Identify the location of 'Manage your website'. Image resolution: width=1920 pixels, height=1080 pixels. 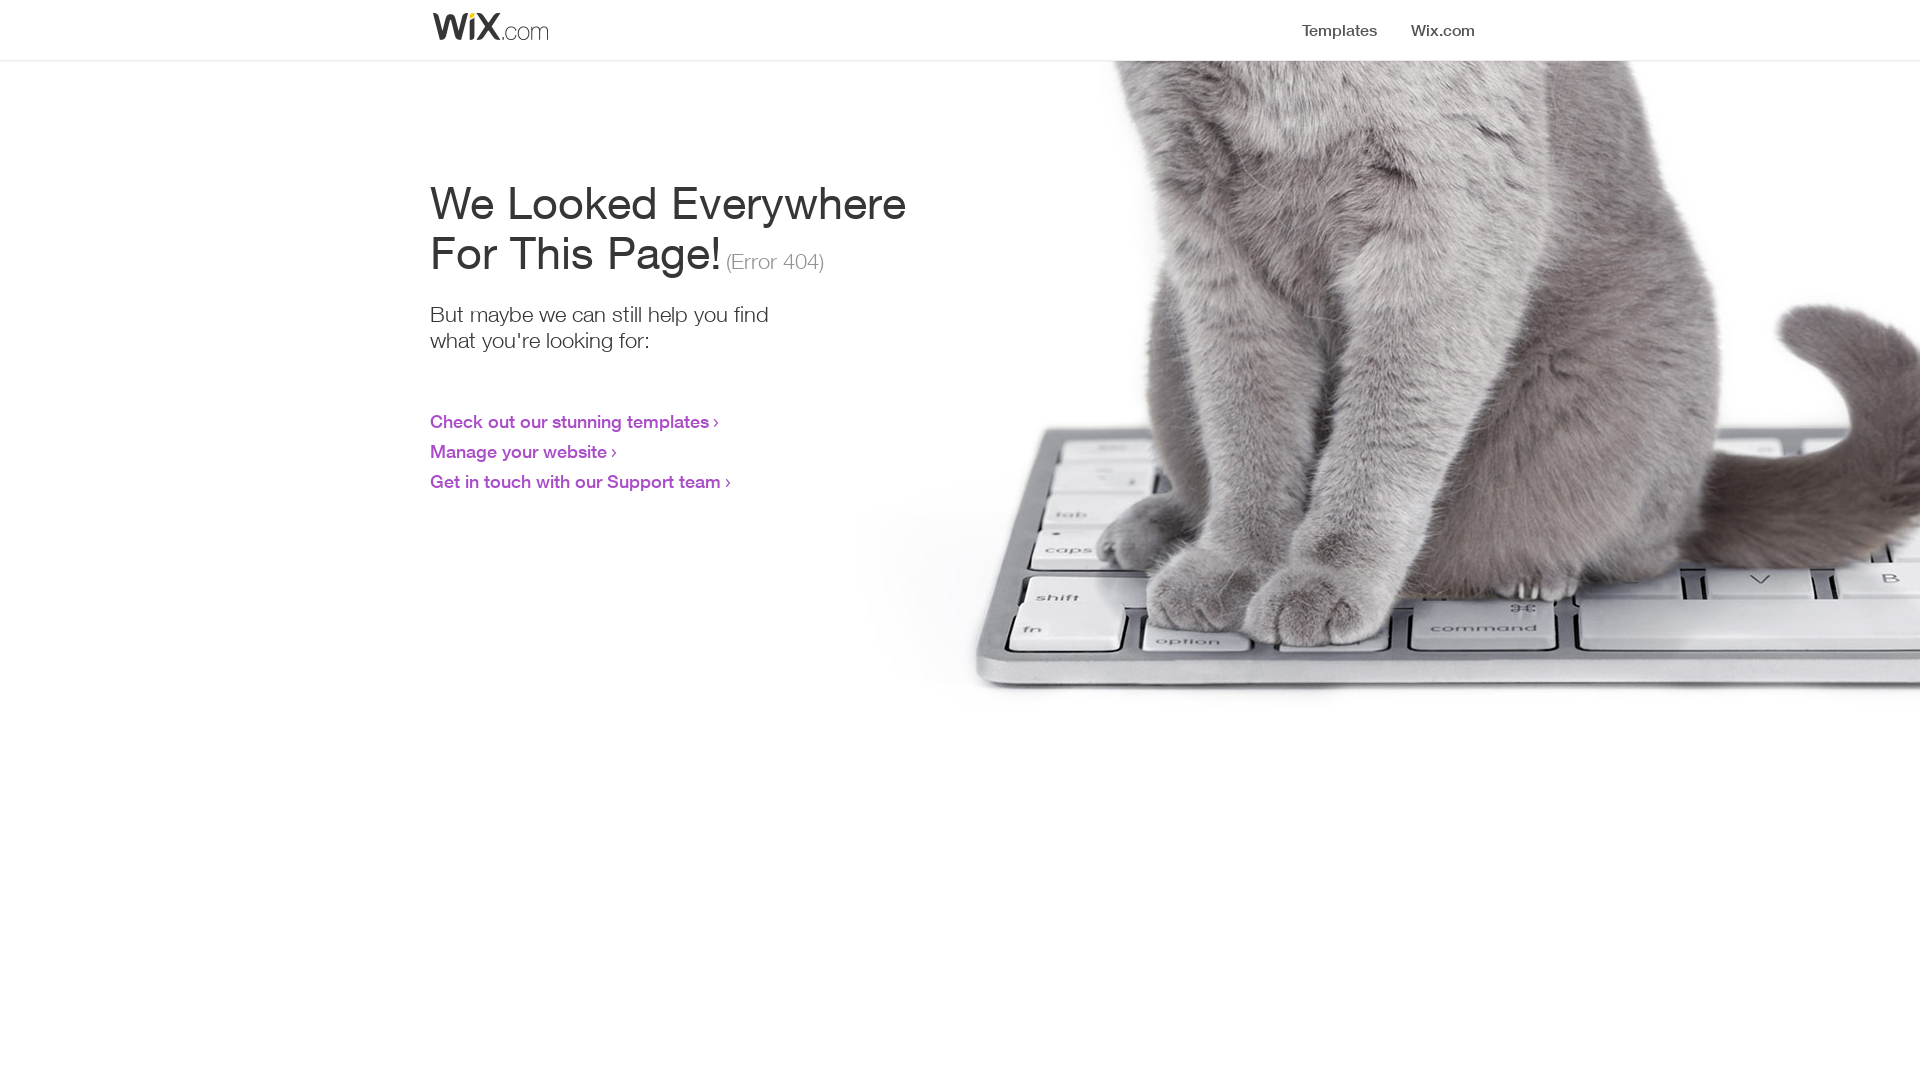
(518, 451).